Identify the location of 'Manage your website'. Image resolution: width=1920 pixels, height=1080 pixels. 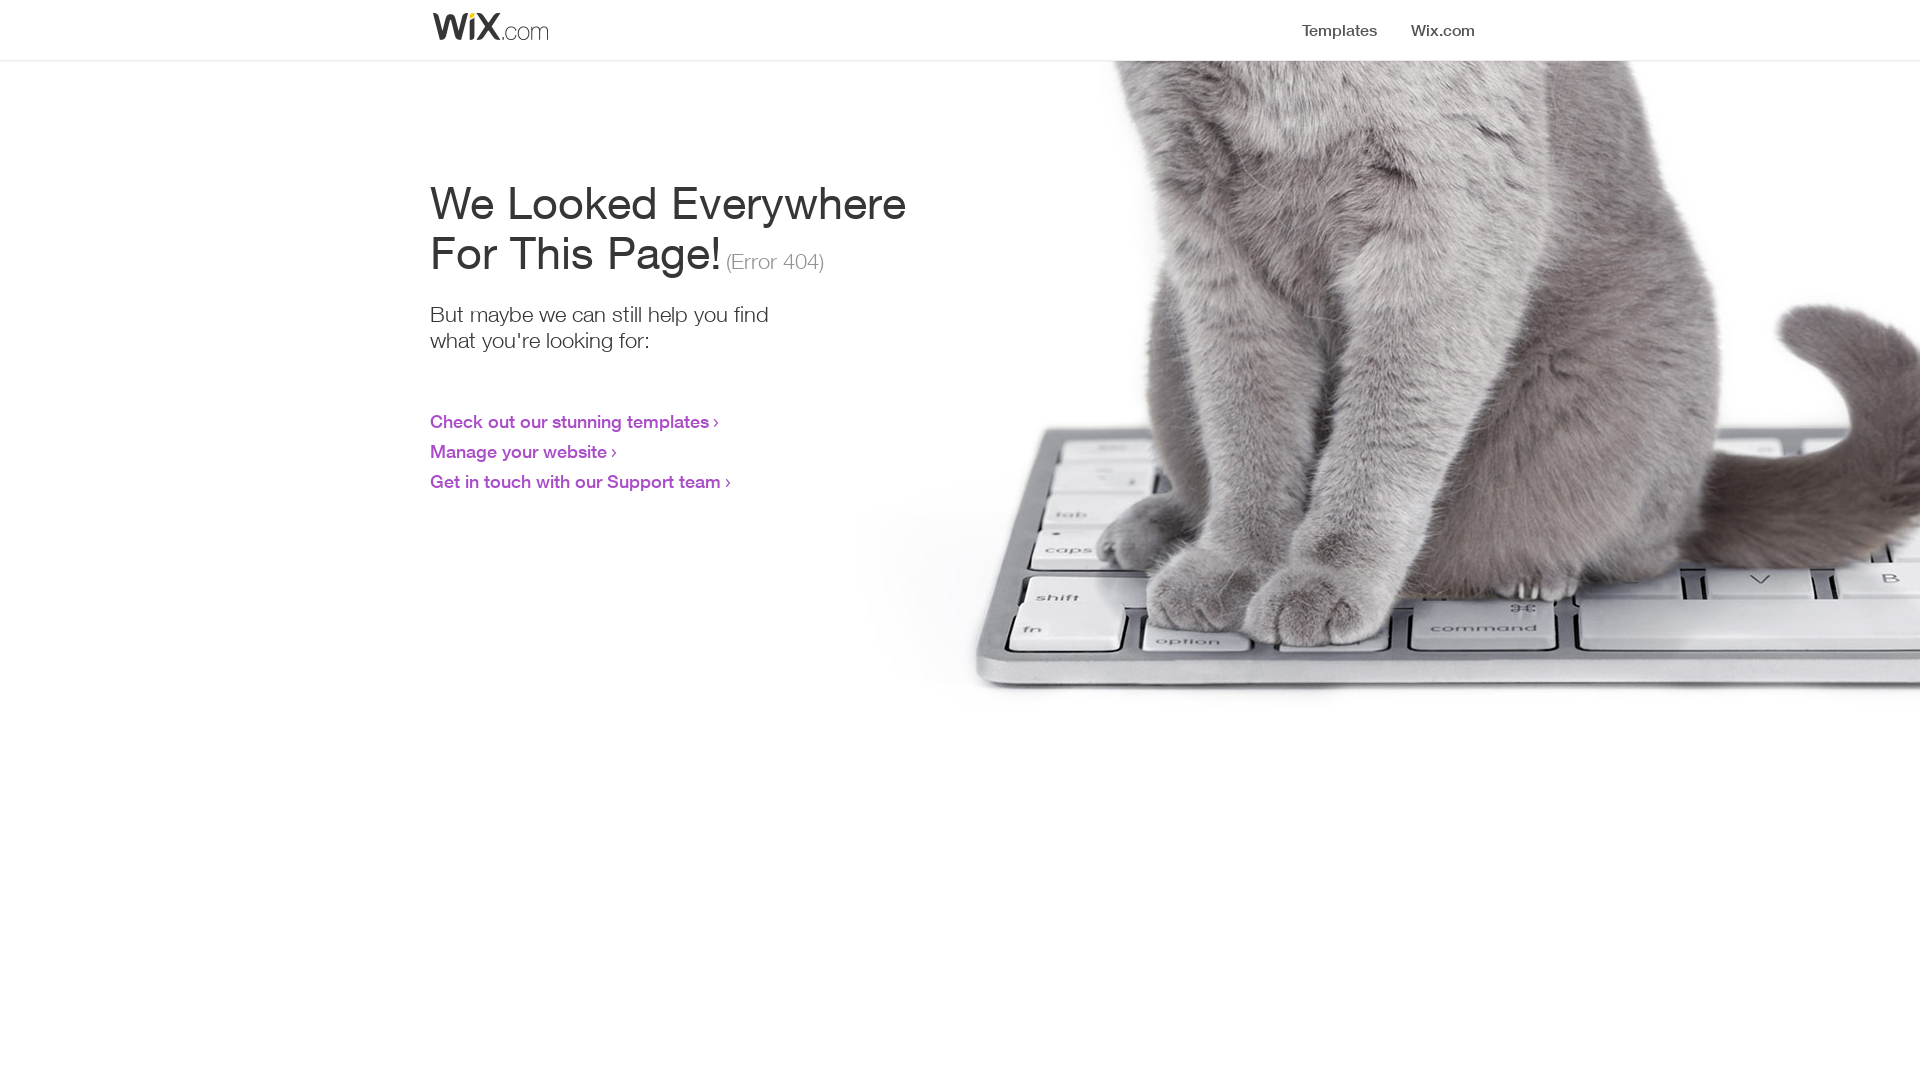
(518, 451).